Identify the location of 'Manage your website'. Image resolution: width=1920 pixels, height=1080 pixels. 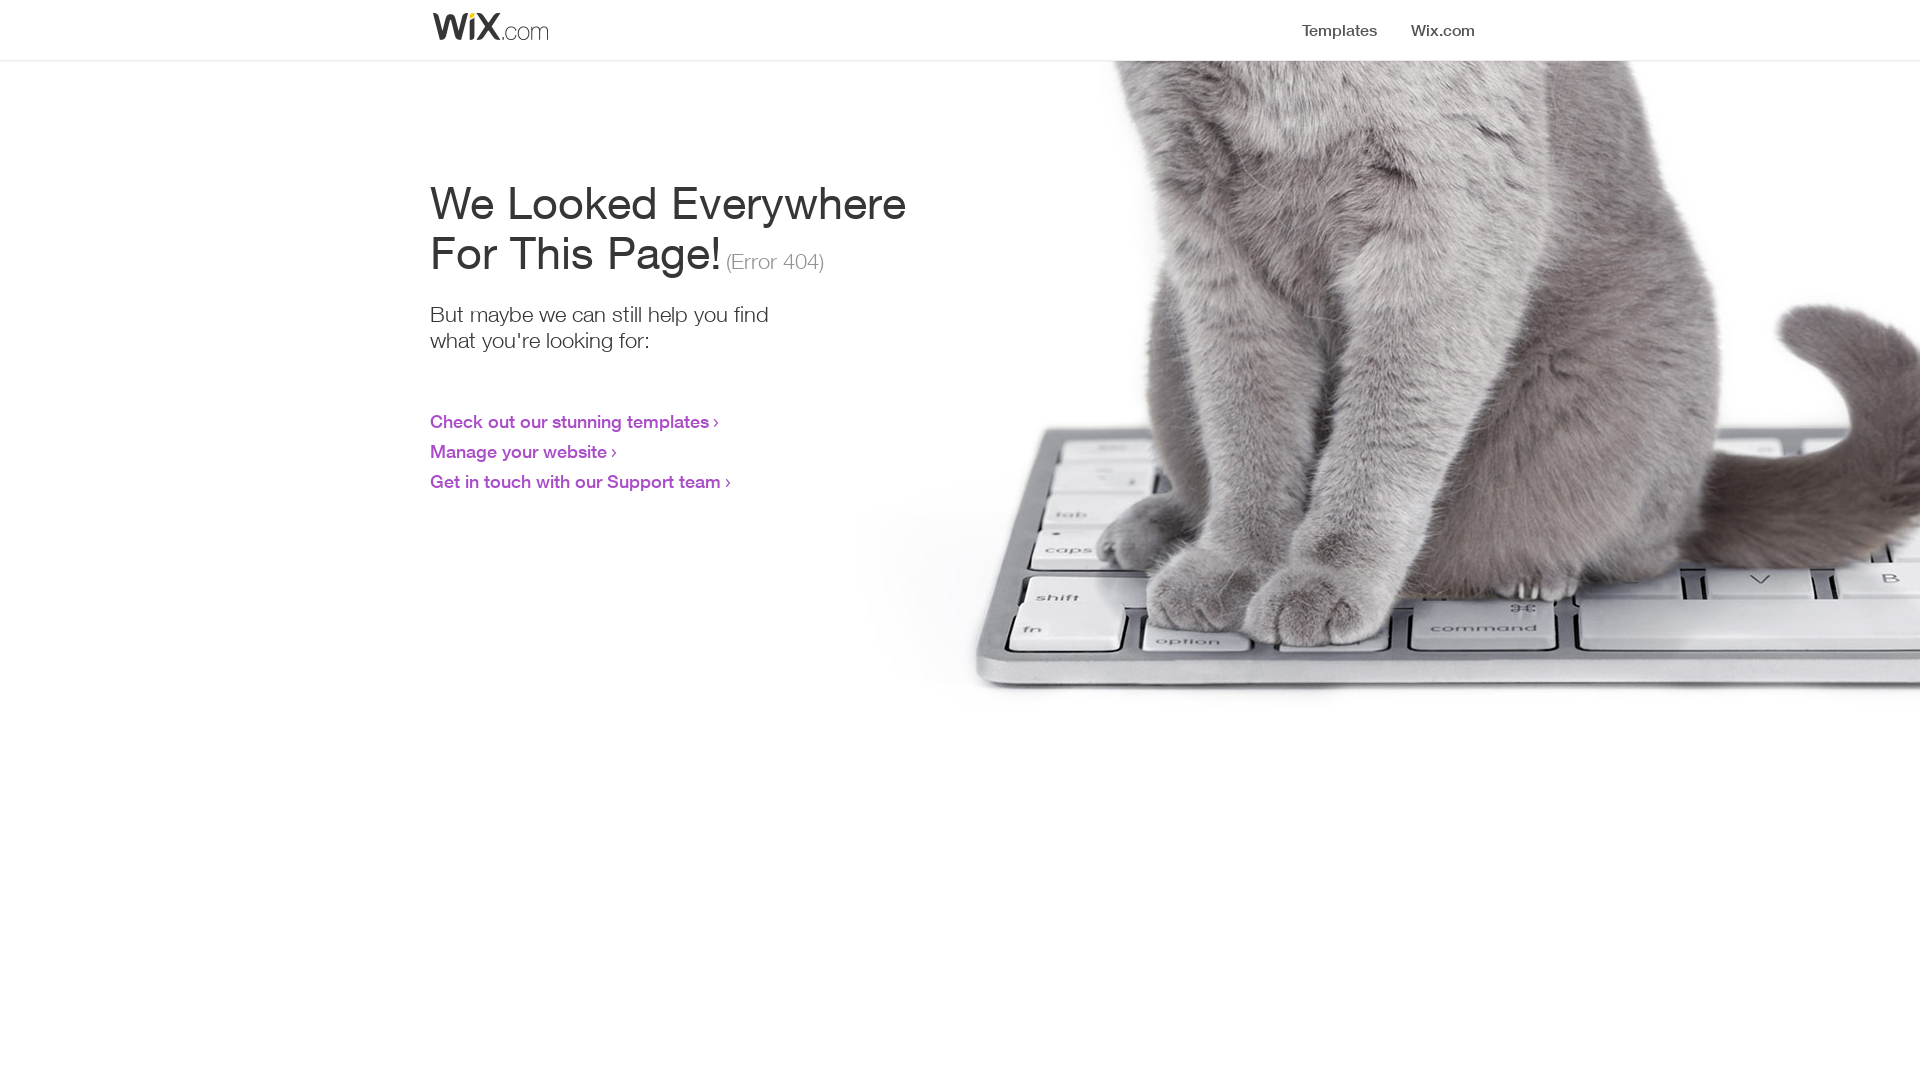
(518, 451).